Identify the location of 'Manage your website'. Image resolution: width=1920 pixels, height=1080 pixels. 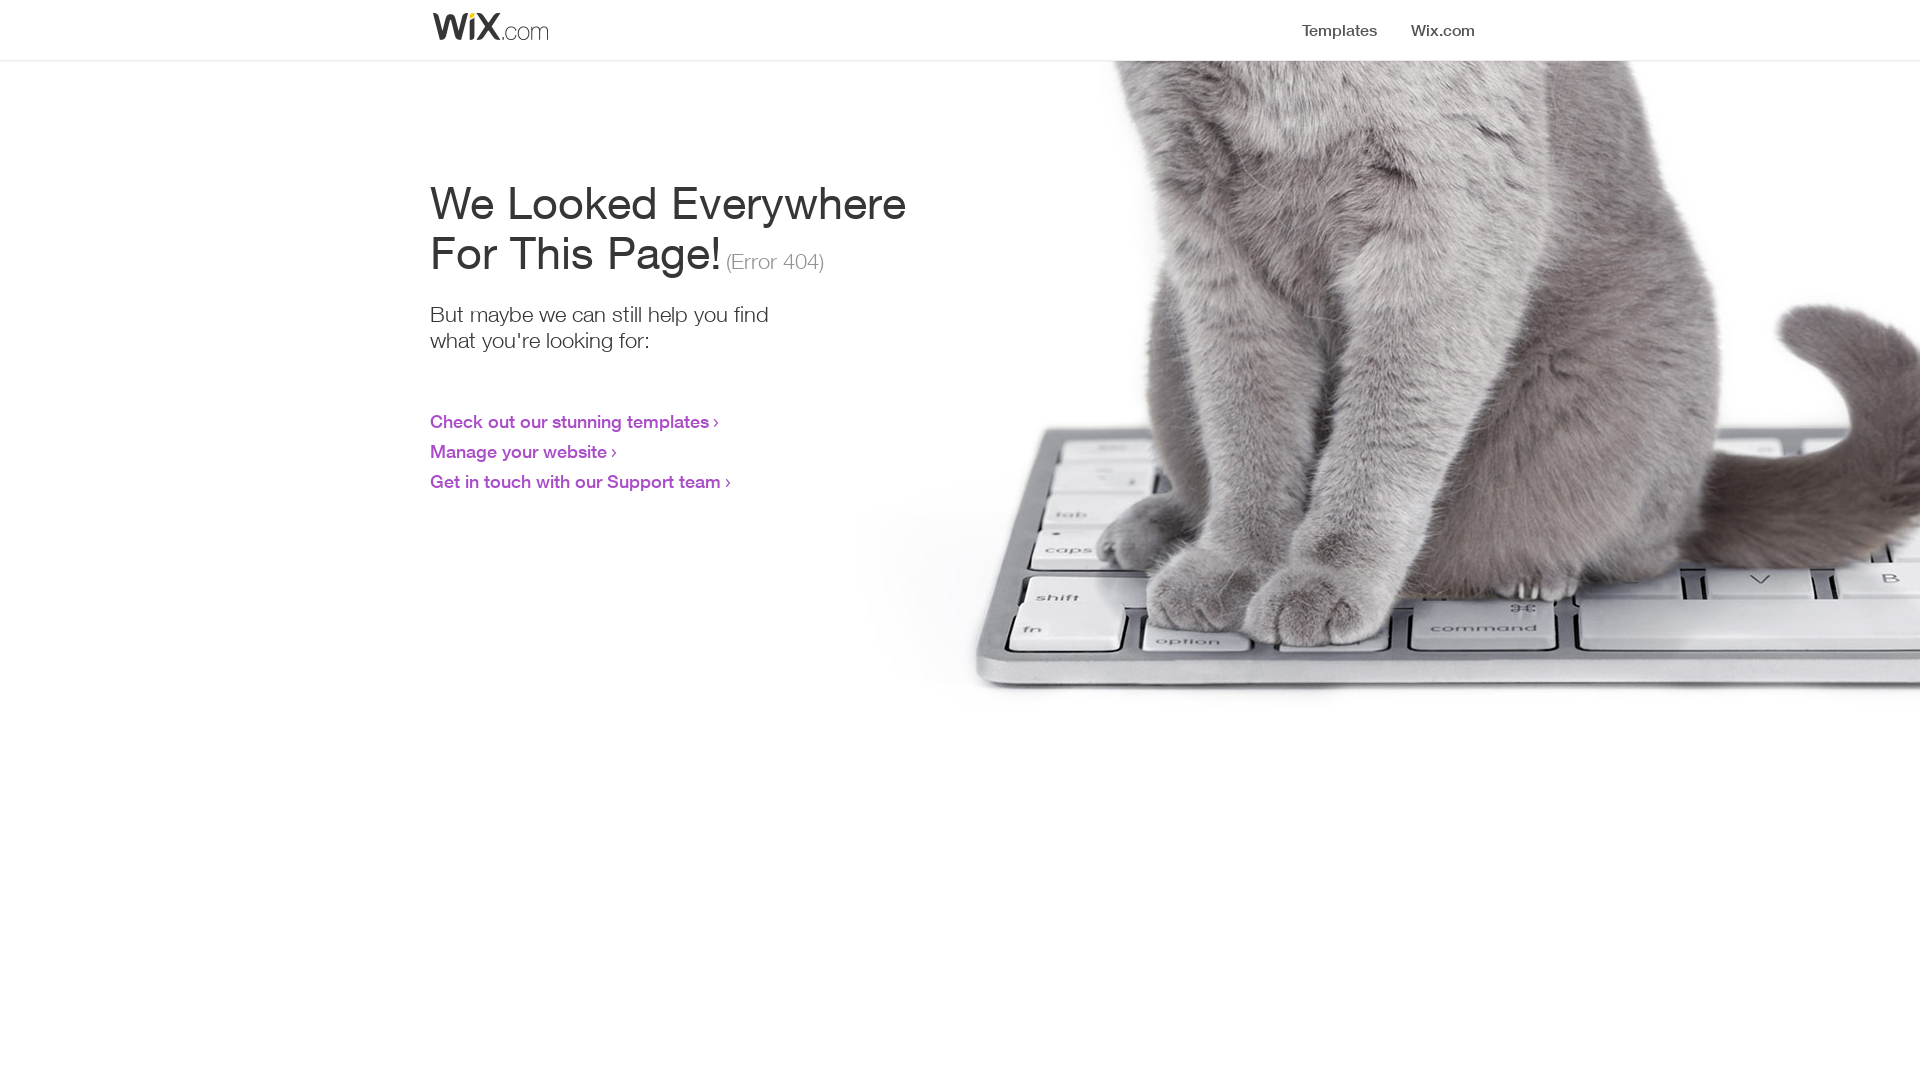
(518, 451).